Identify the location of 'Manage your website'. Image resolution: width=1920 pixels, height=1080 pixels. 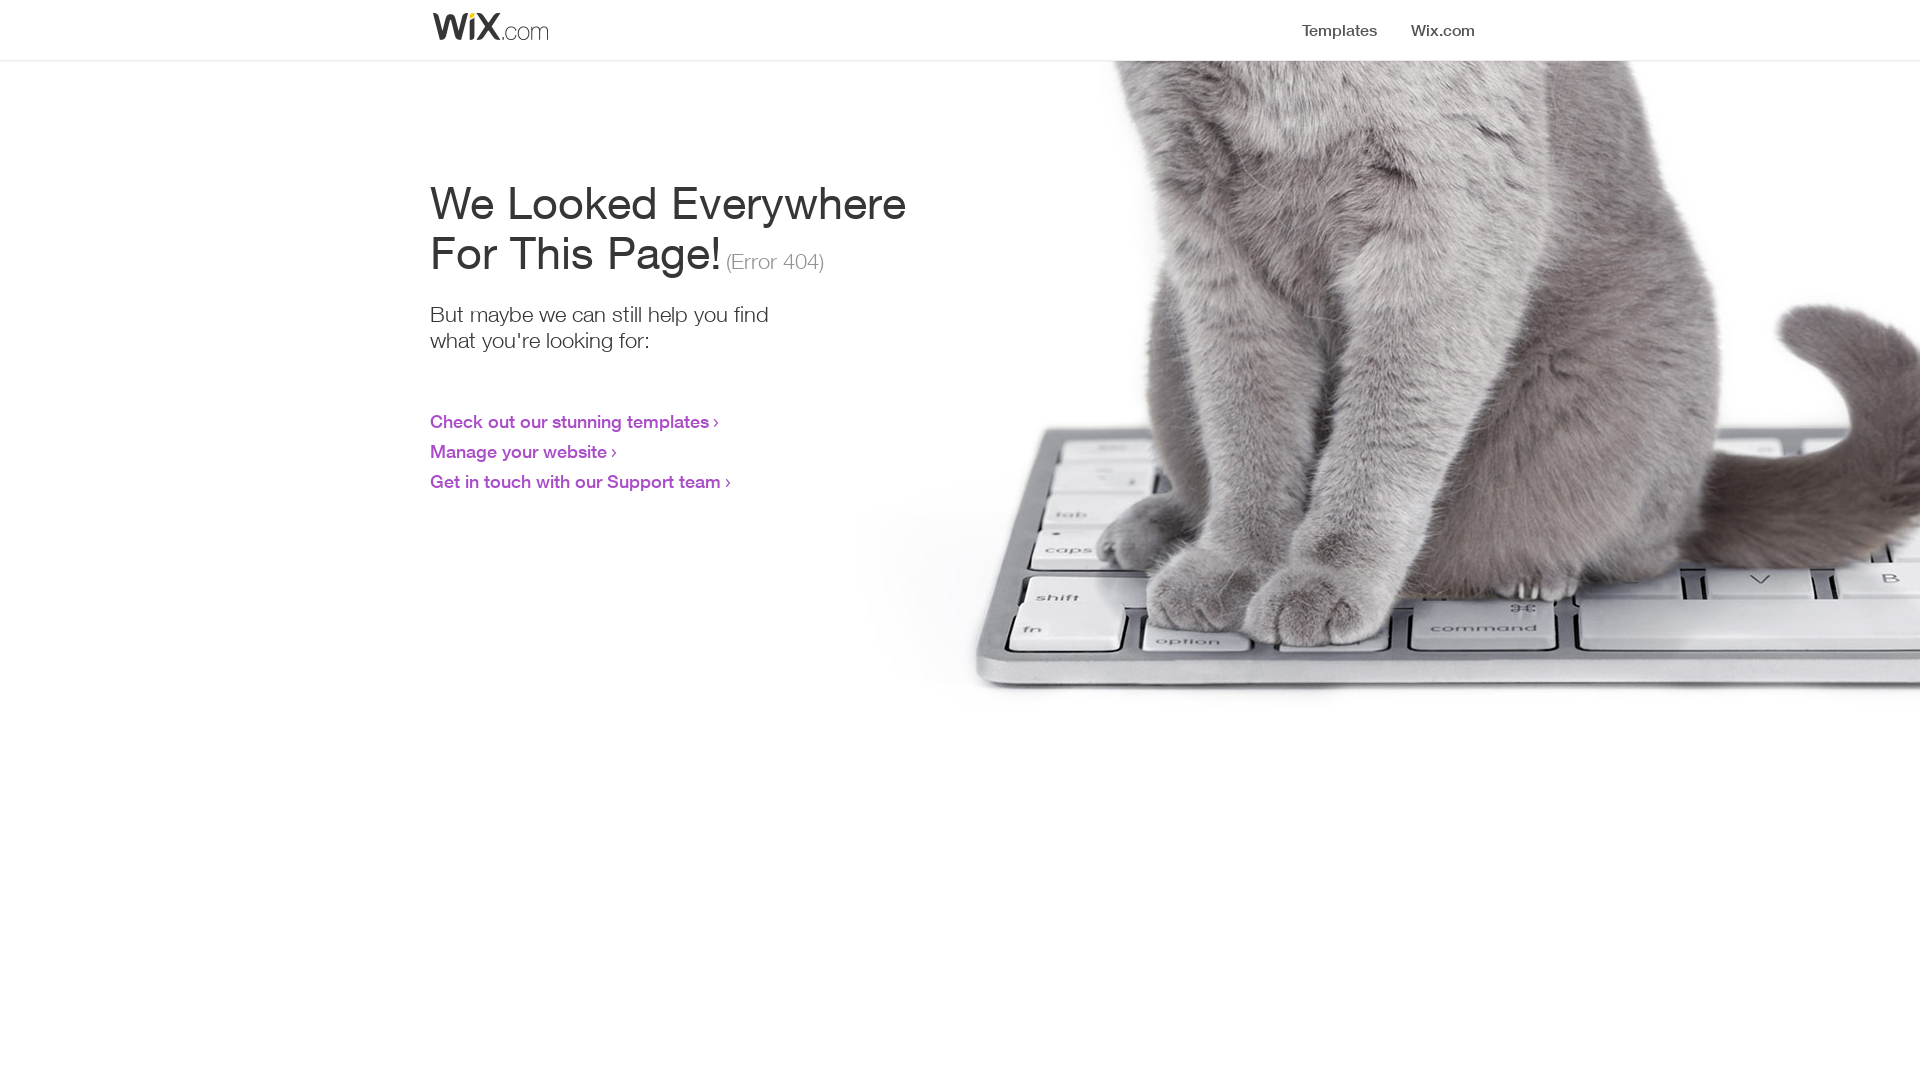
(518, 451).